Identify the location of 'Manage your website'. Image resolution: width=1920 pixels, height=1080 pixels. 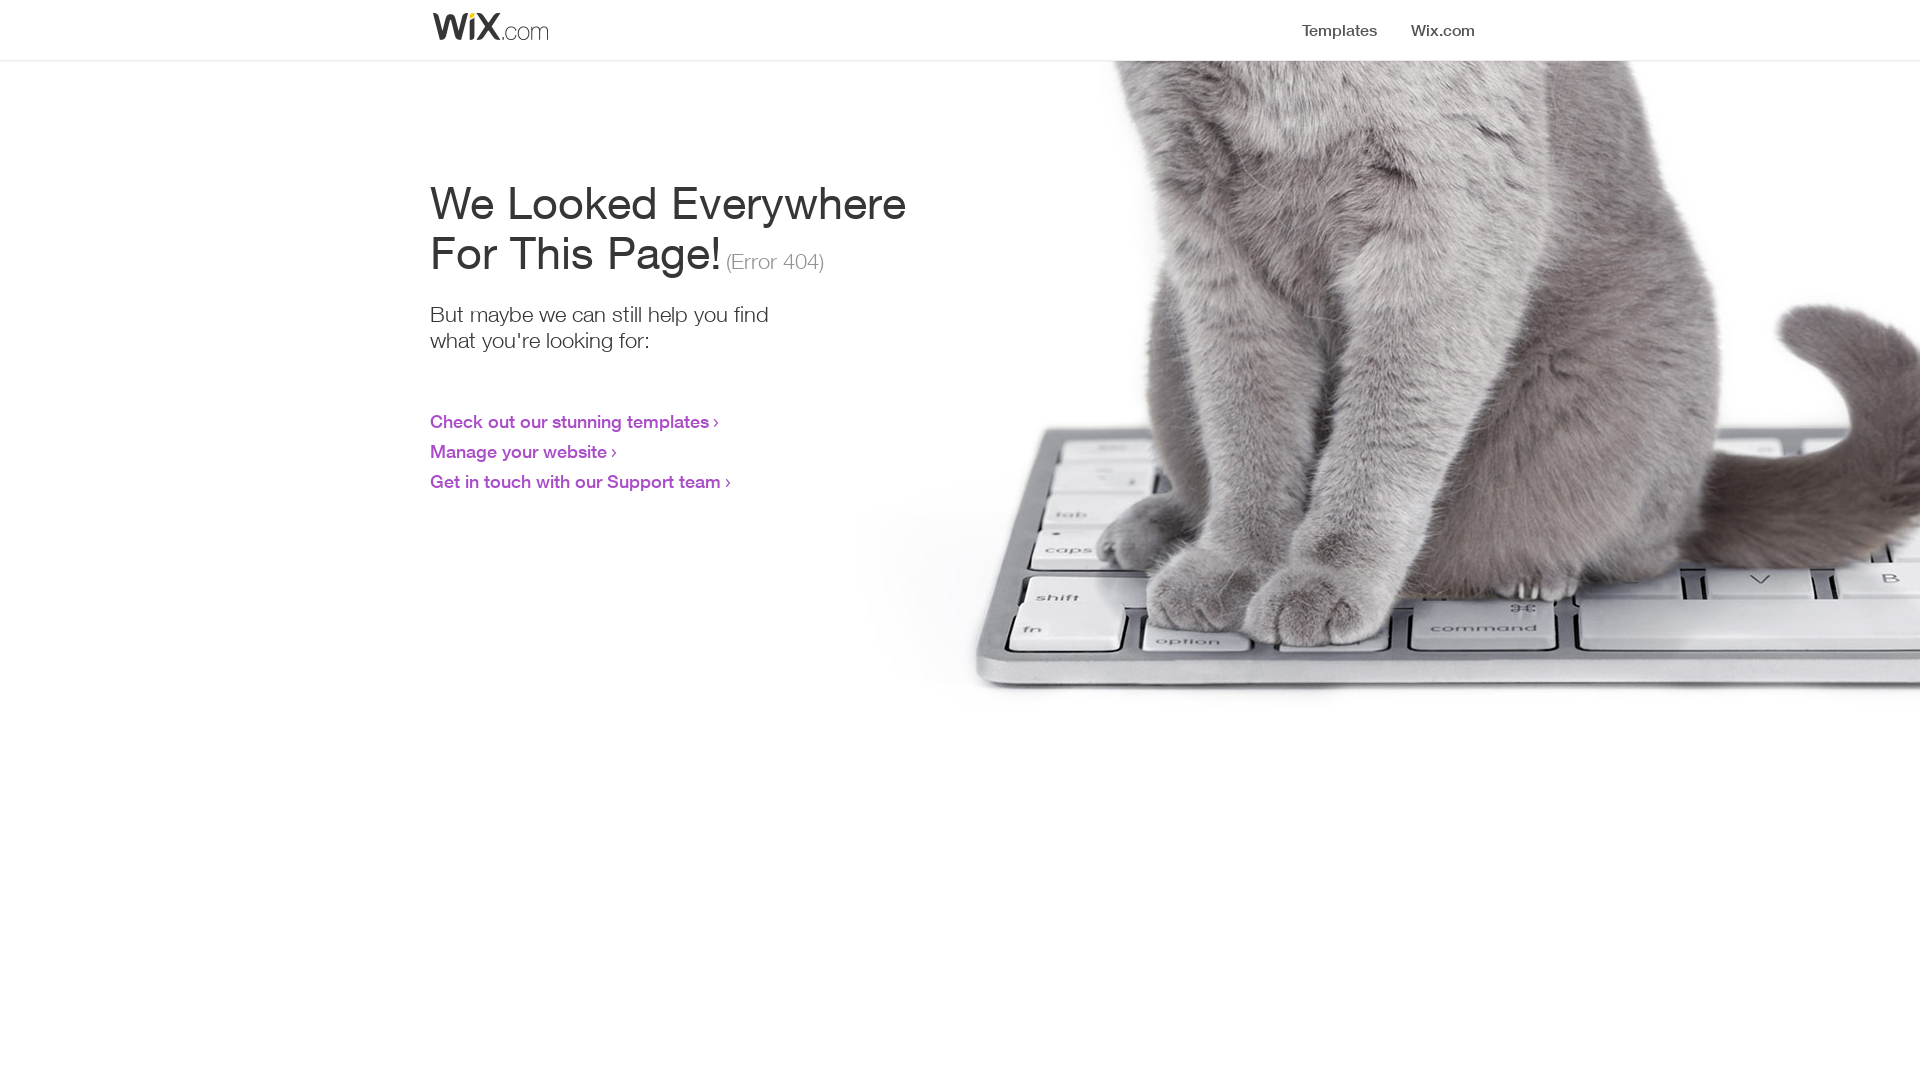
(518, 451).